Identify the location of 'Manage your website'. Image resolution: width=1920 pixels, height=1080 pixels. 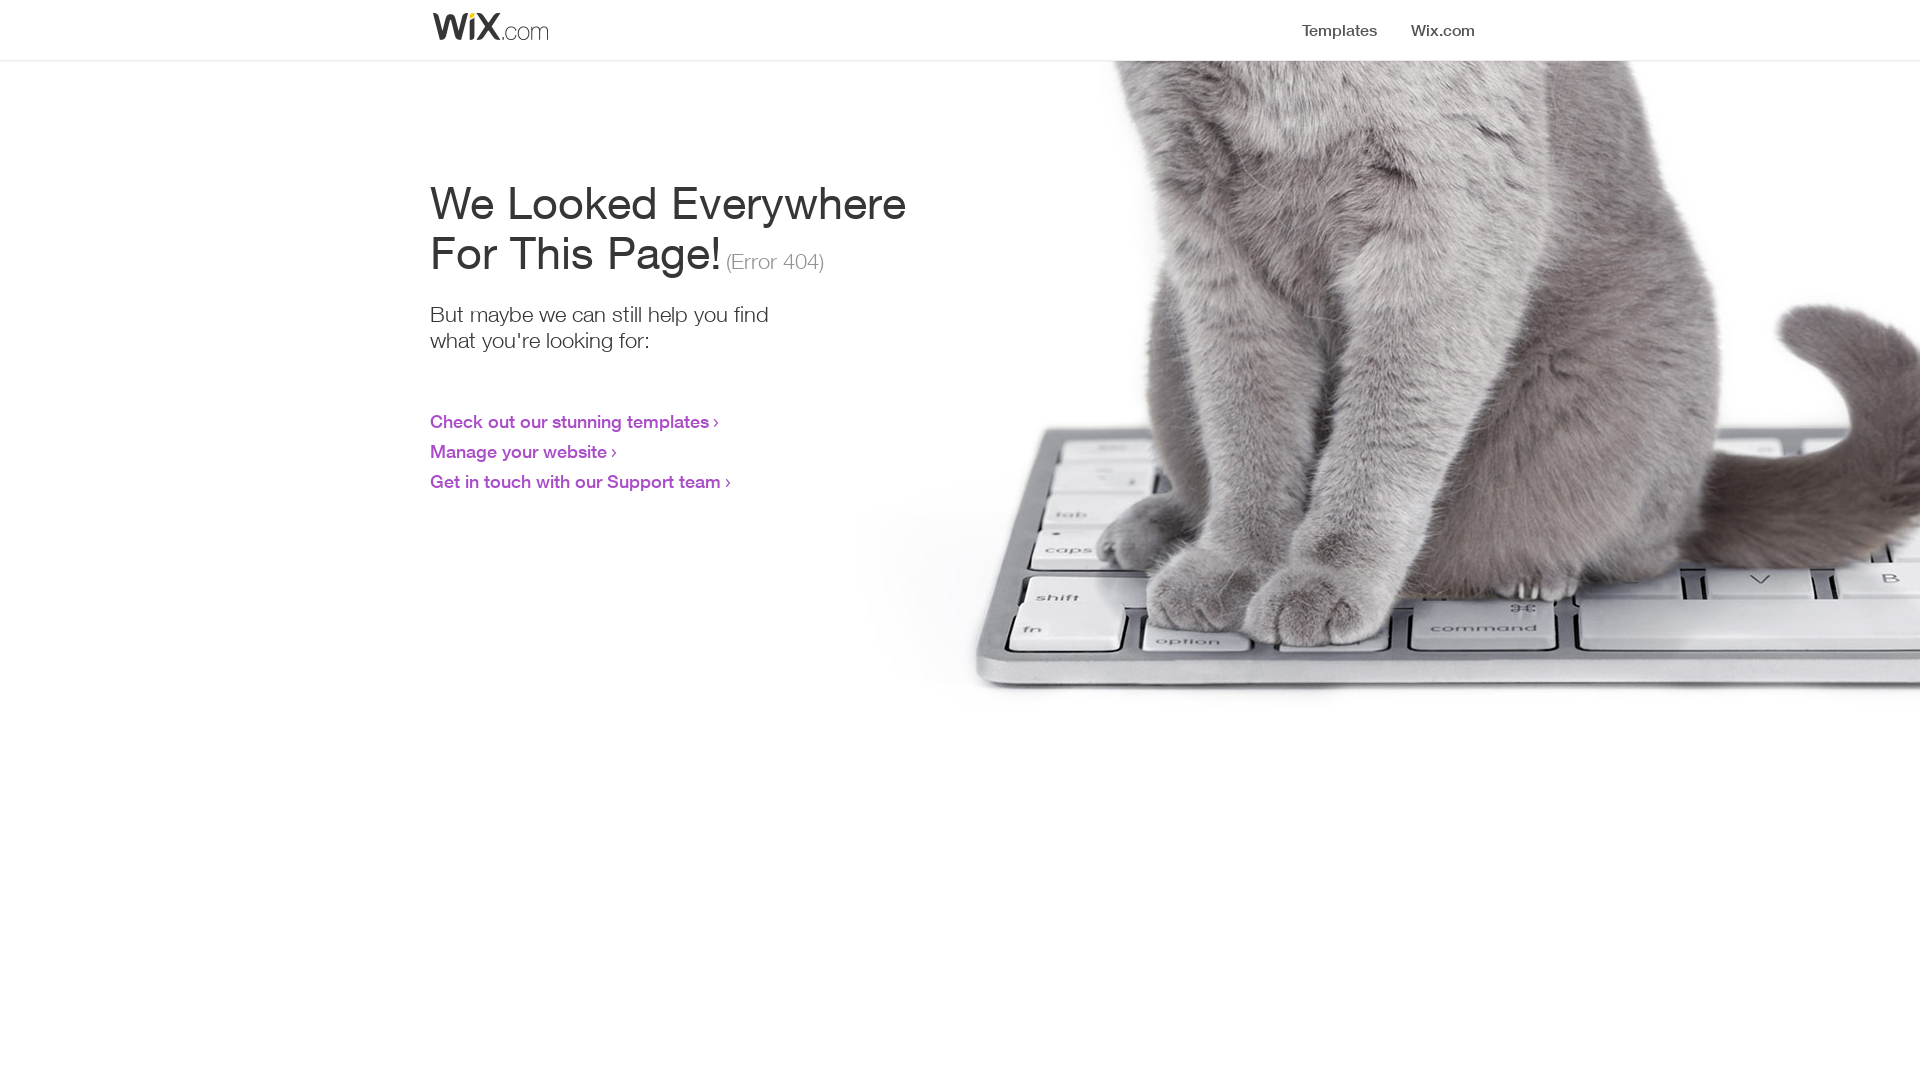
(518, 451).